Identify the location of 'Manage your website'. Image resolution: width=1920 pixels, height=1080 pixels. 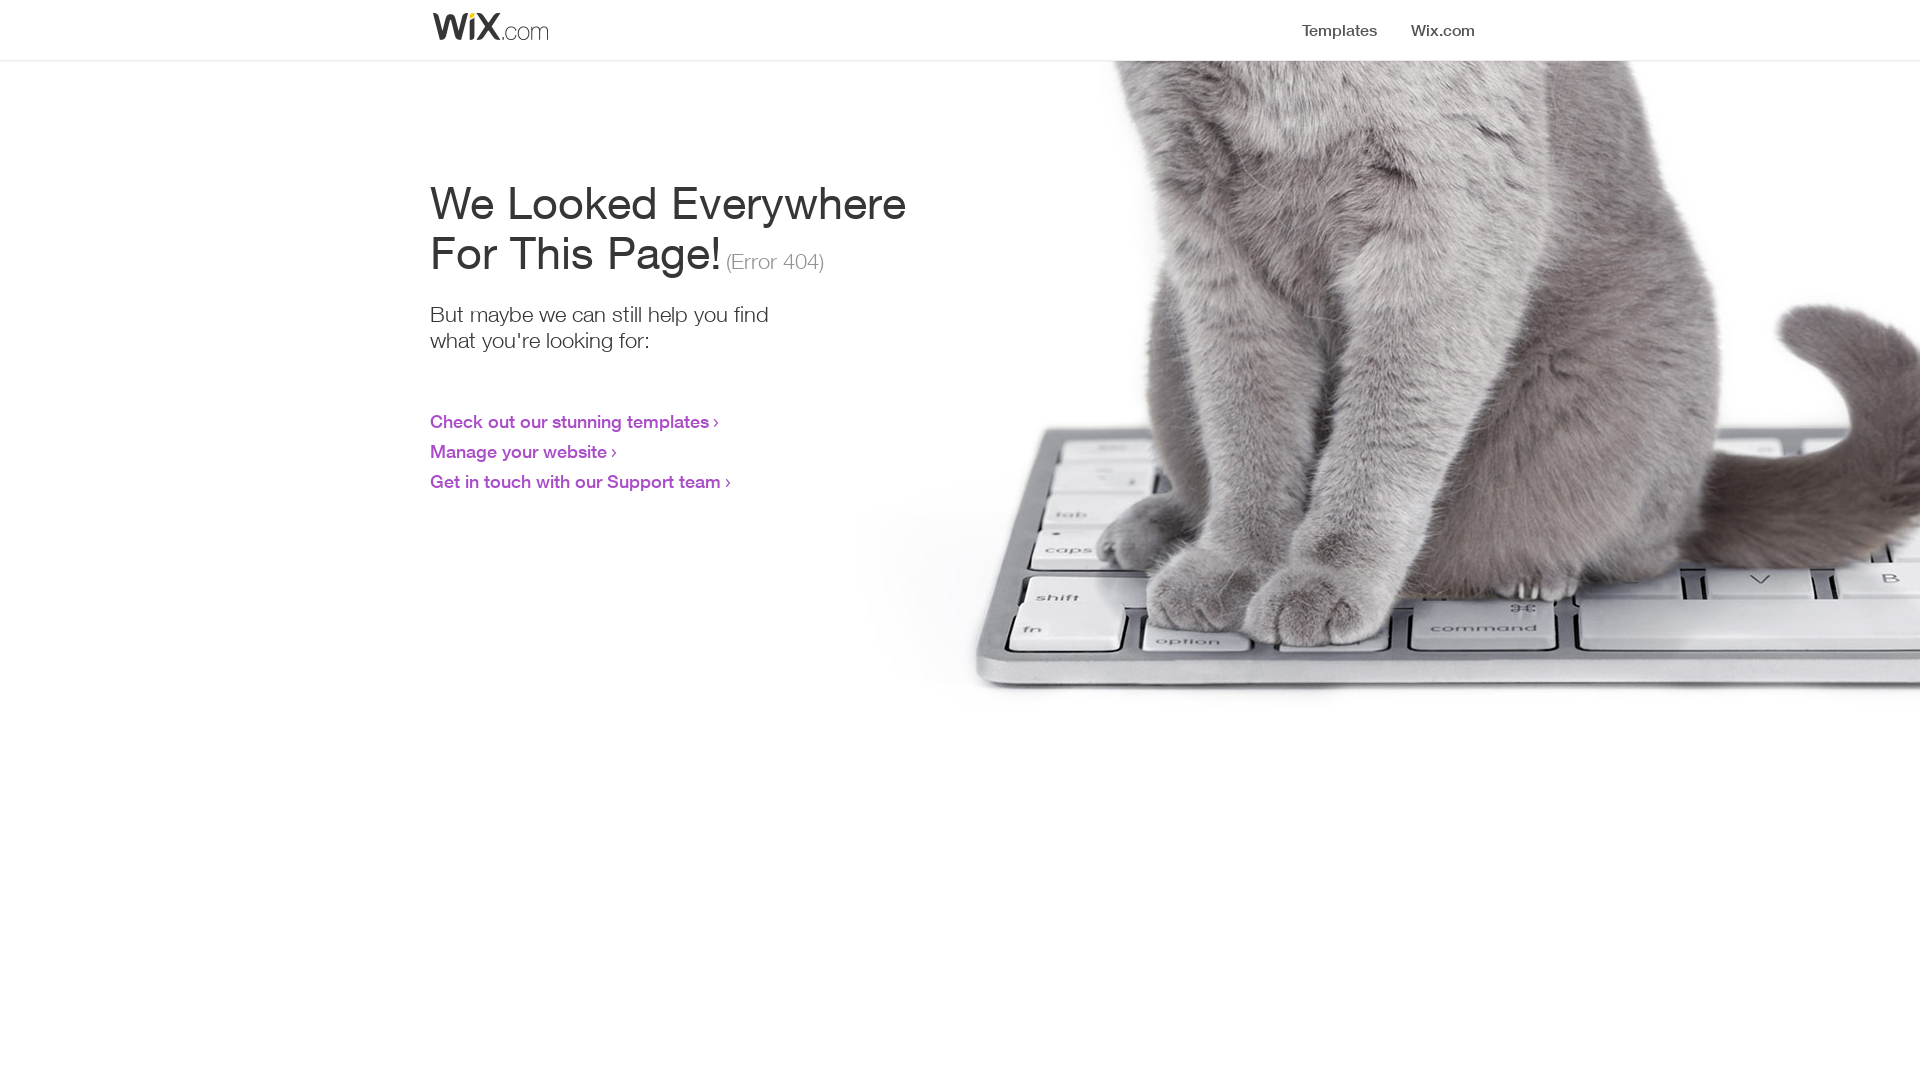
(518, 451).